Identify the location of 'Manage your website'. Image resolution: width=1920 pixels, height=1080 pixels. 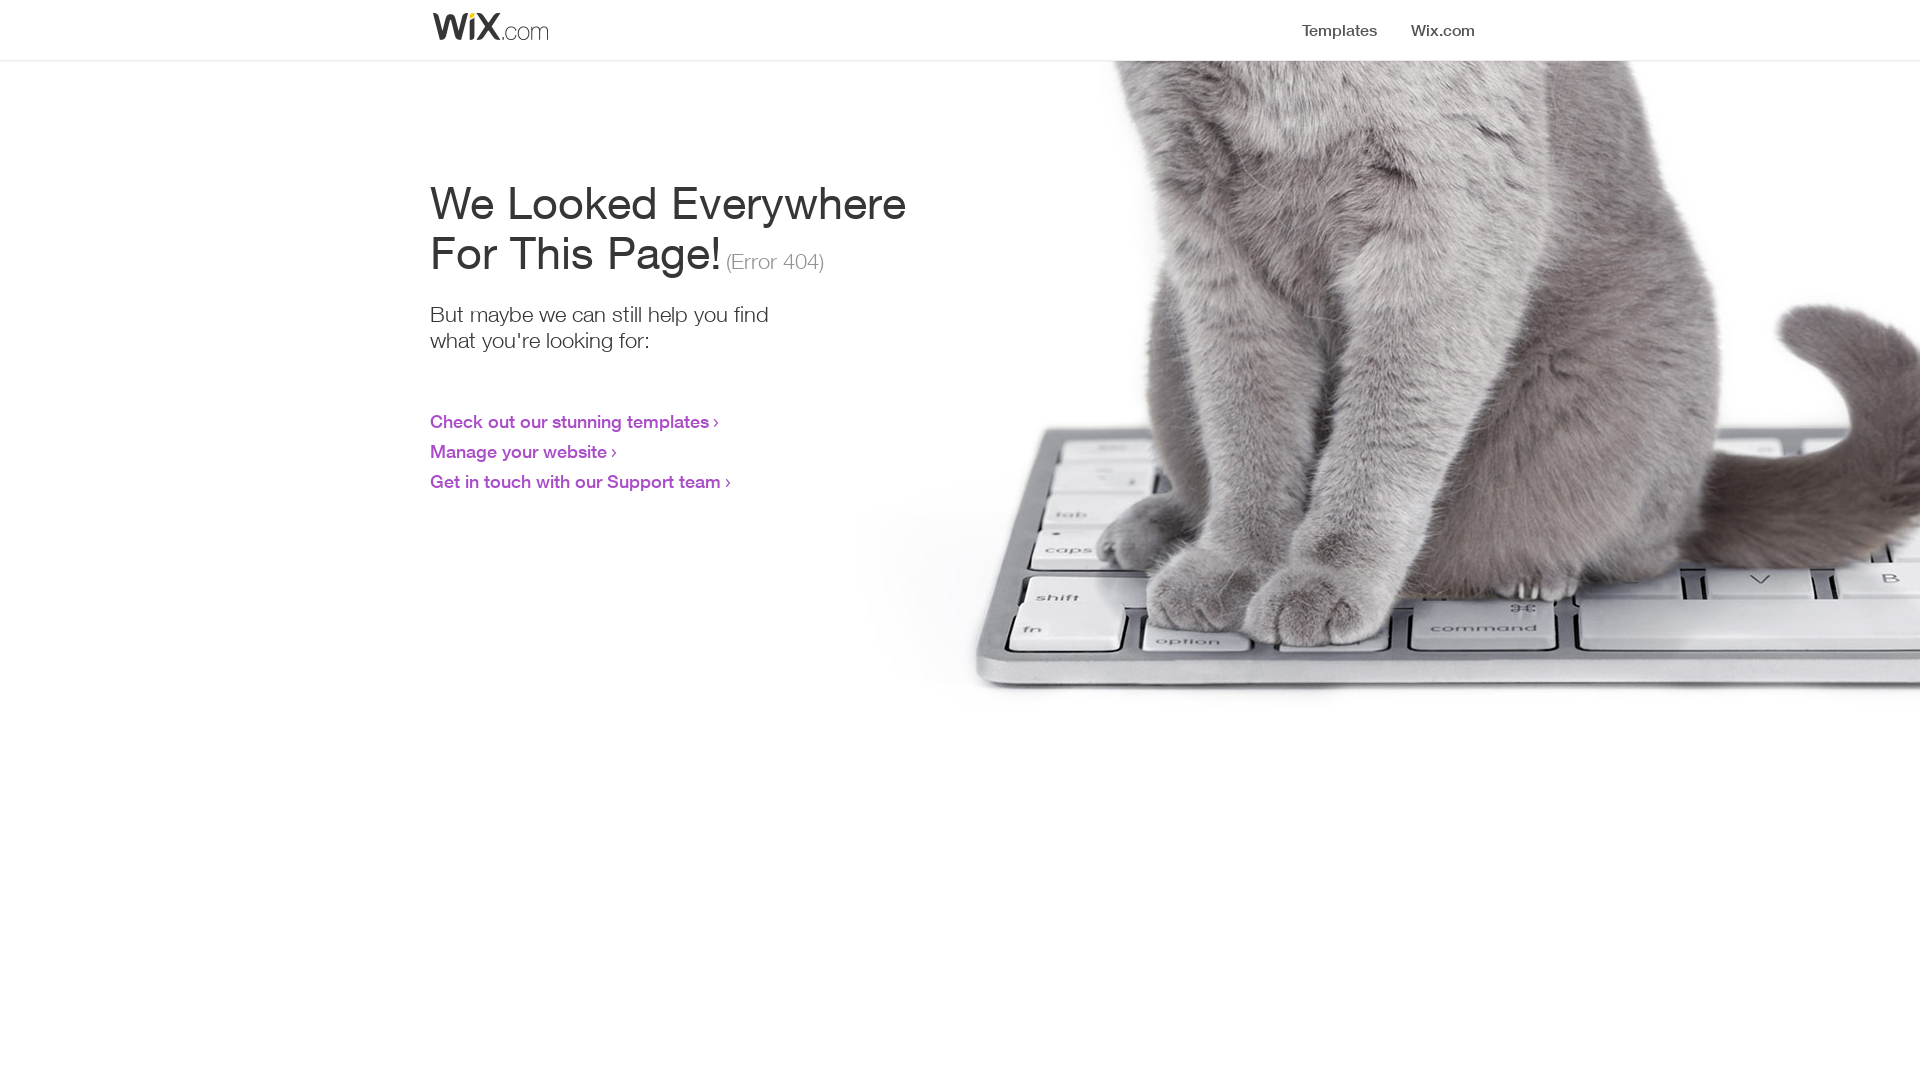
(518, 451).